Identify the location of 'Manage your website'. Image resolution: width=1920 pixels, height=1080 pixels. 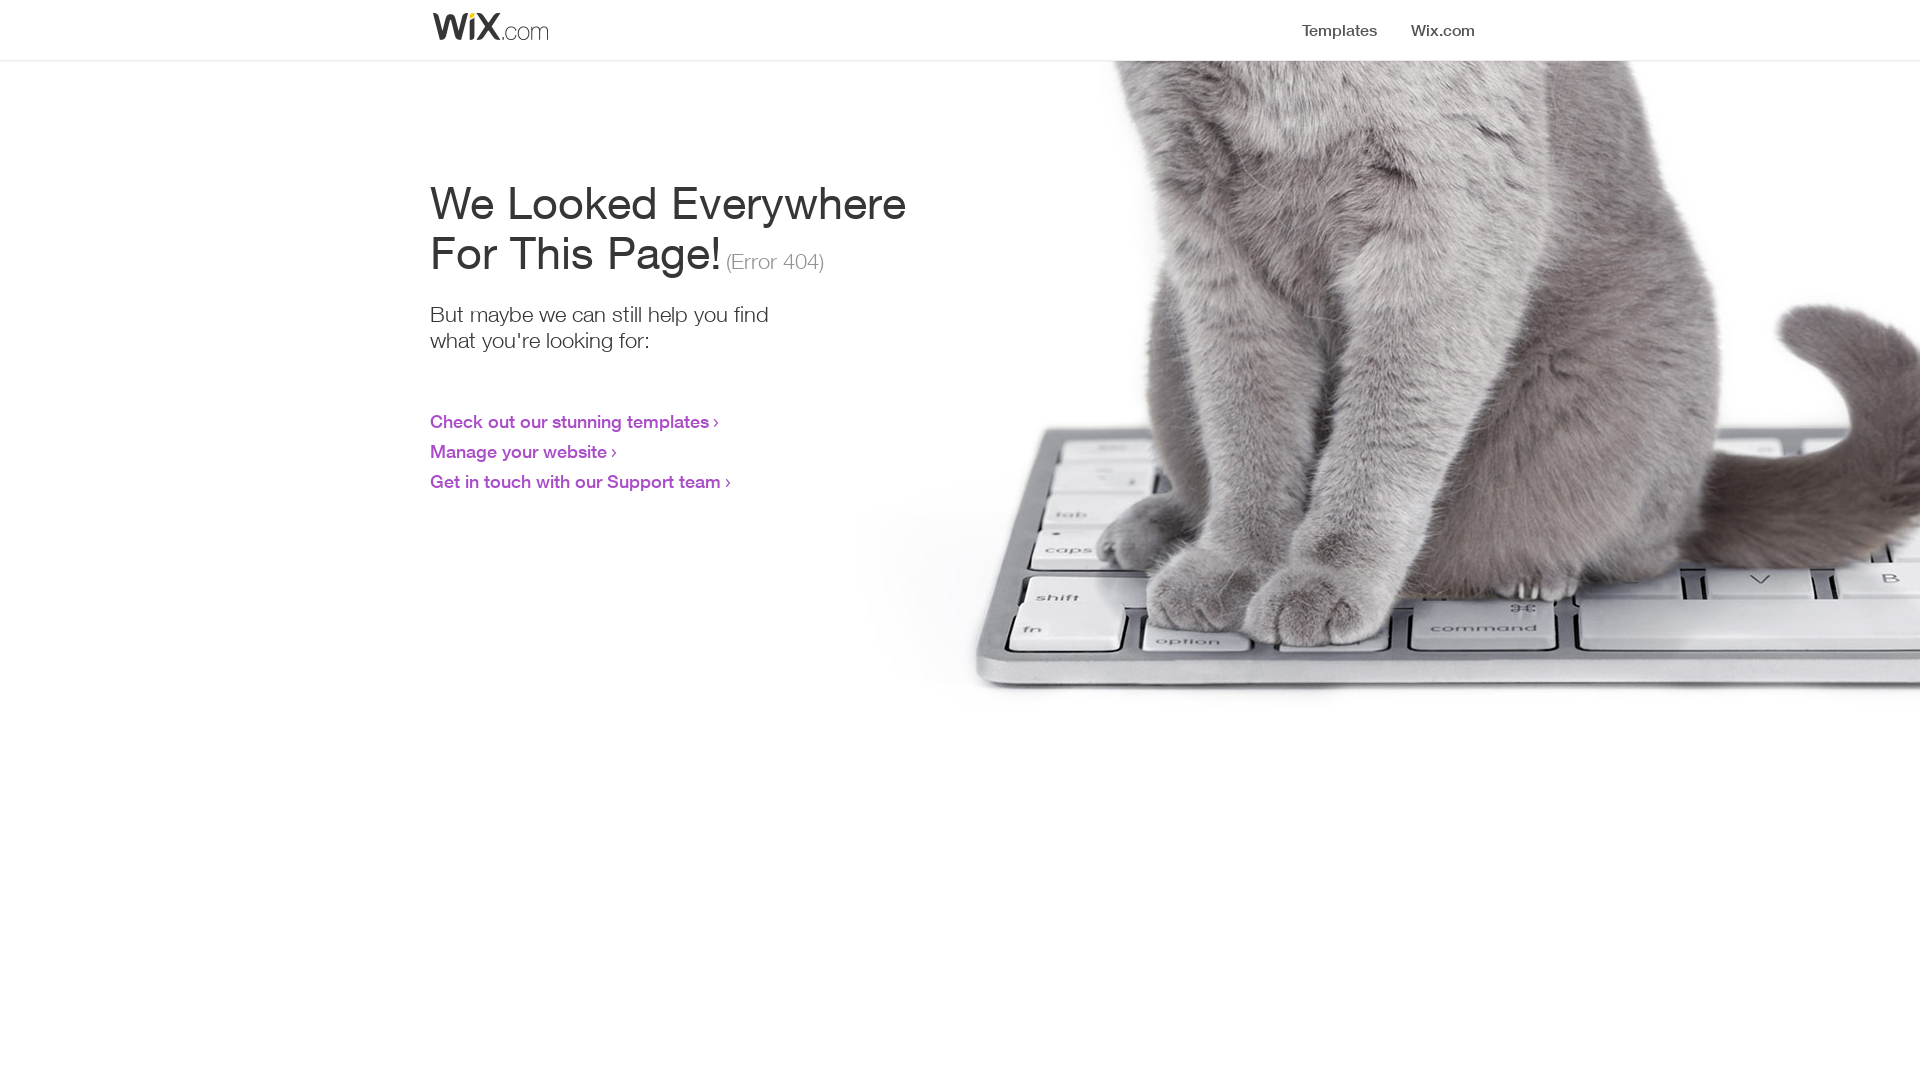
(518, 451).